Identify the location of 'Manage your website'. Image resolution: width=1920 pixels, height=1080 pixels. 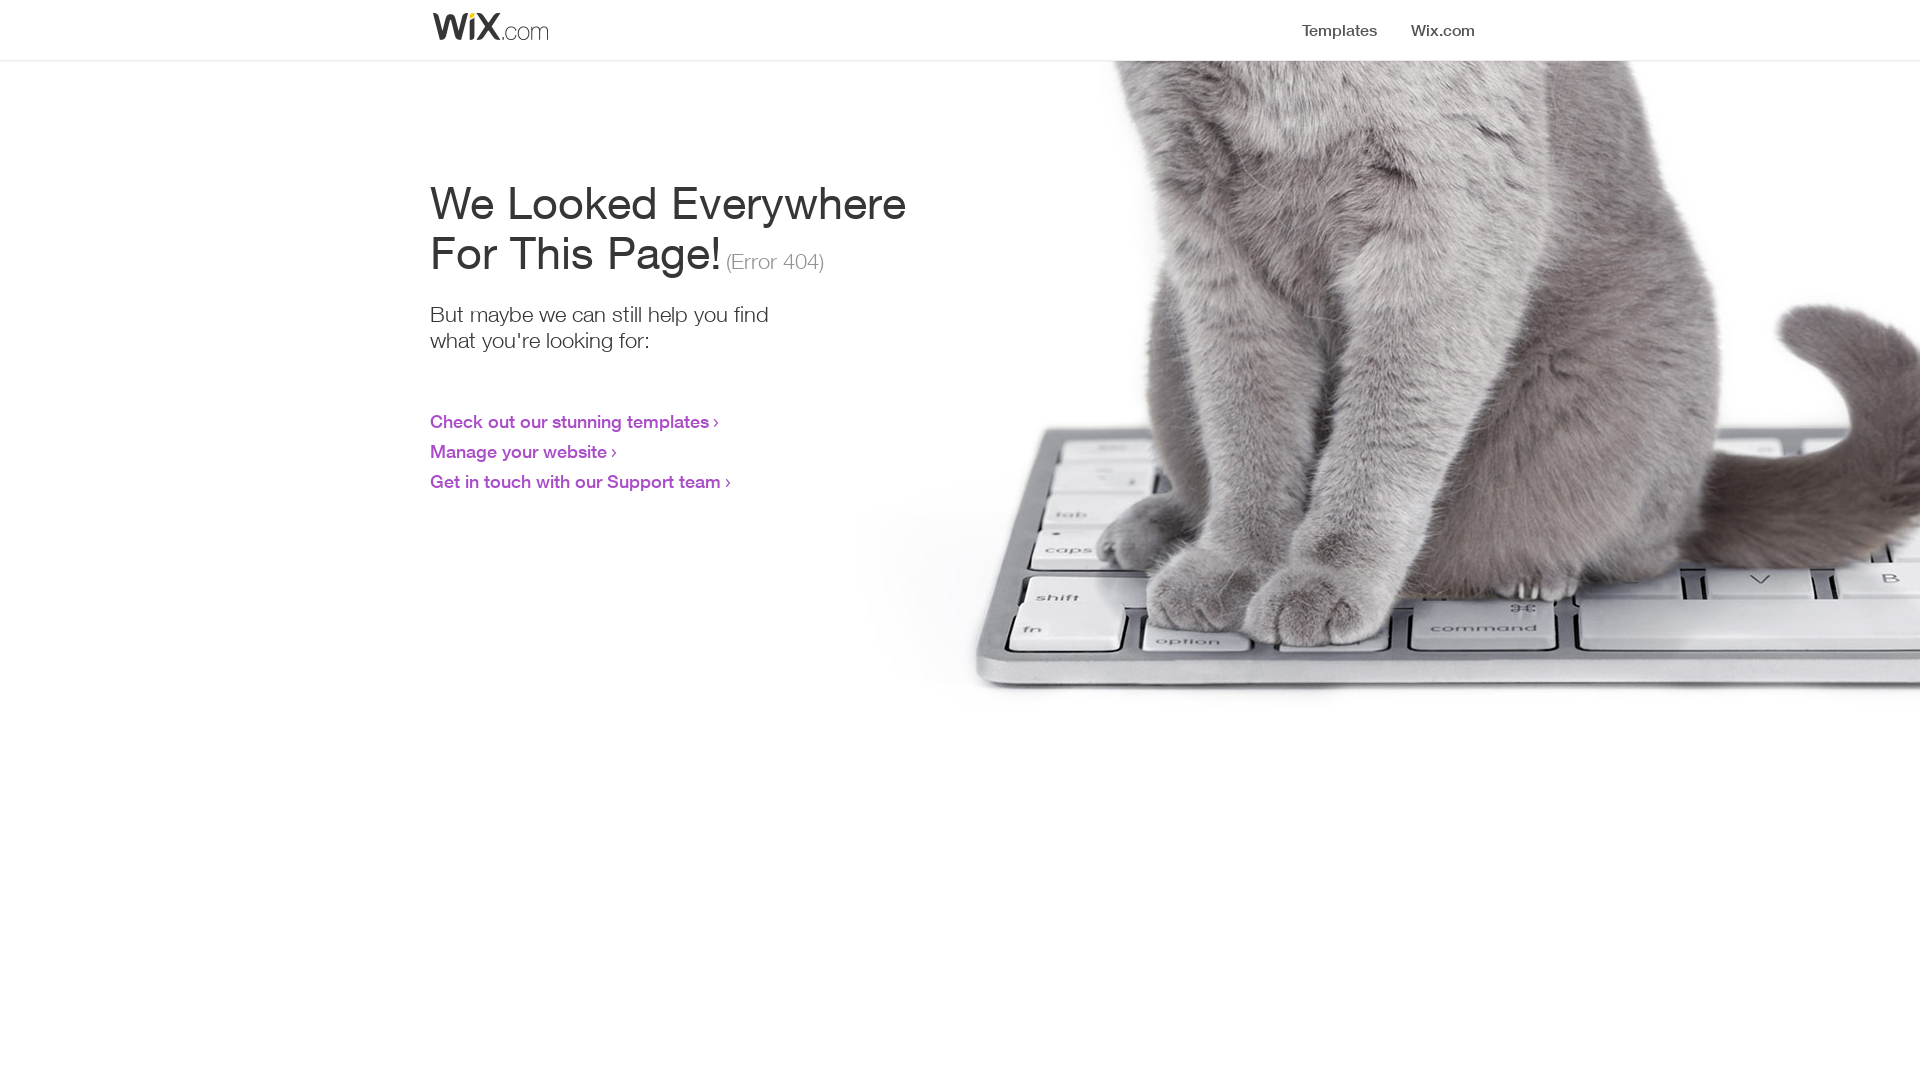
(518, 451).